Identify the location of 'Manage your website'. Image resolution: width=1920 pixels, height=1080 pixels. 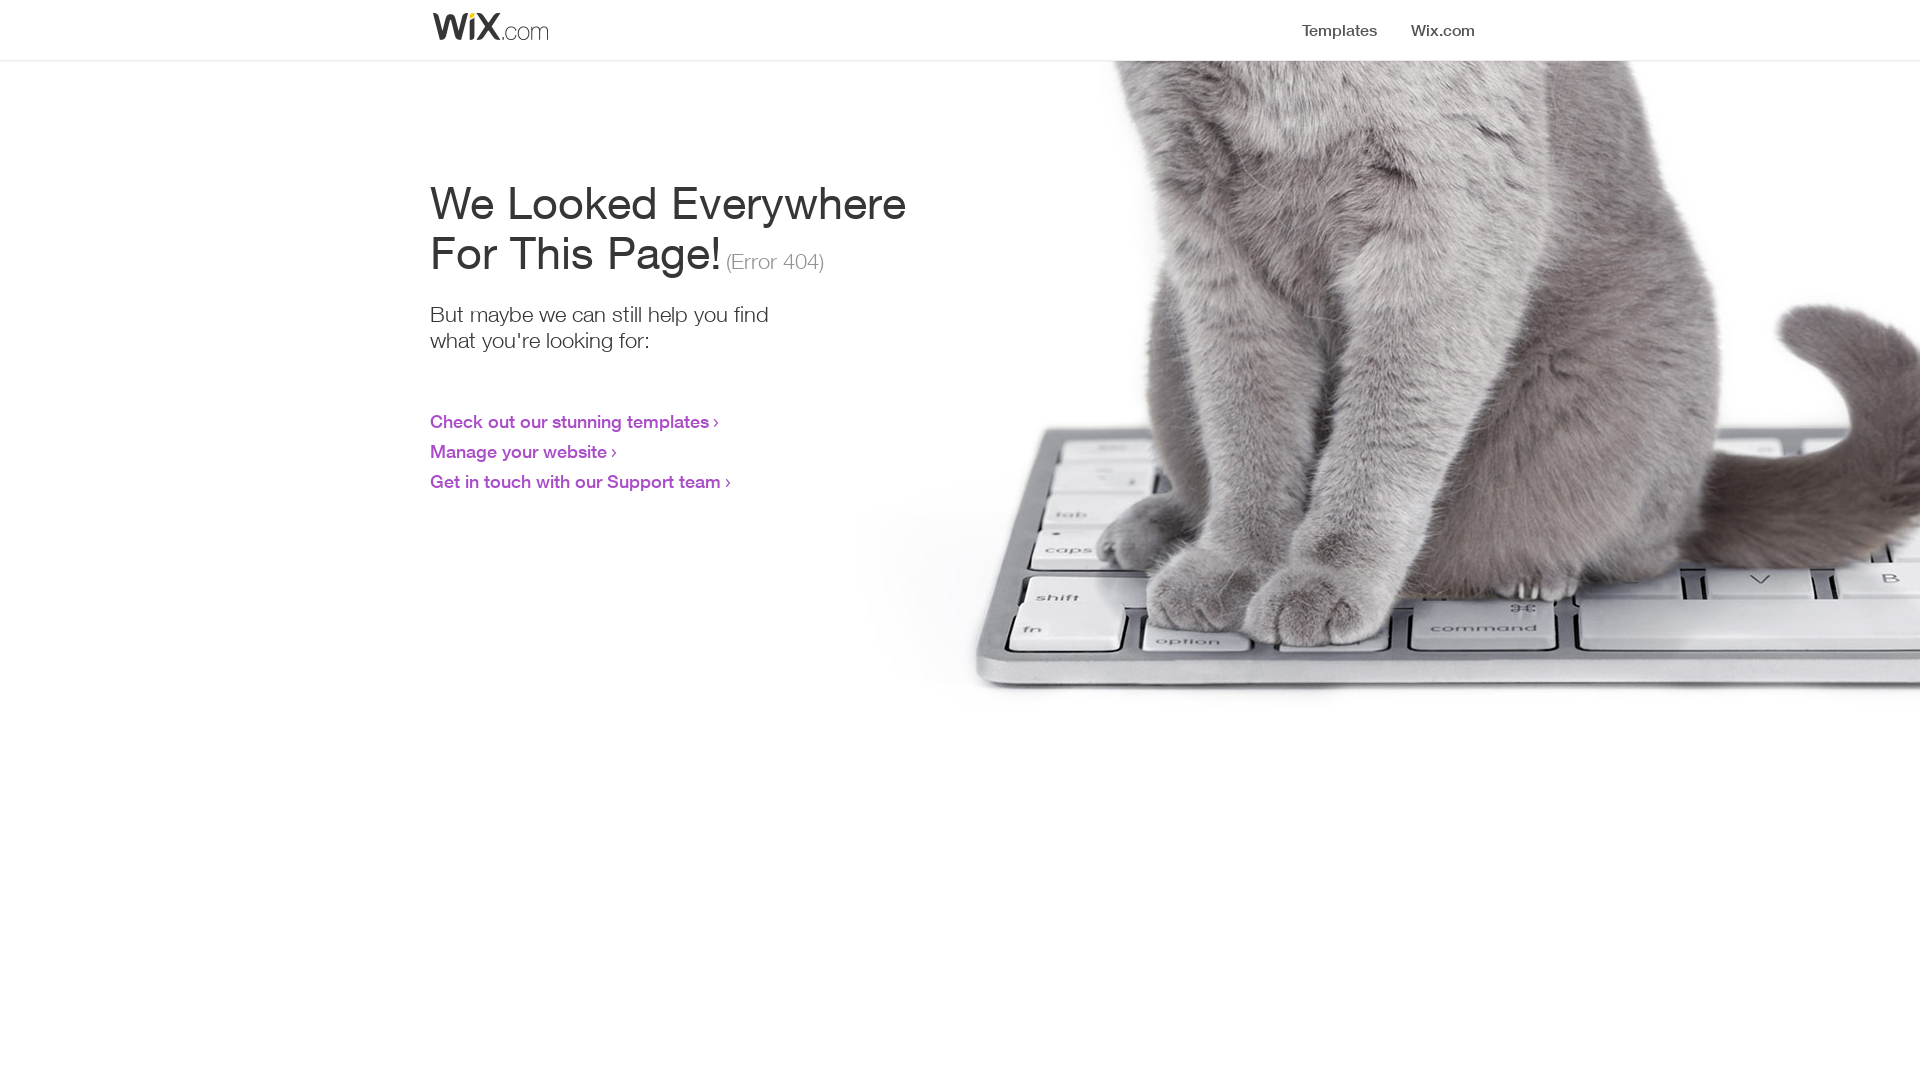
(518, 451).